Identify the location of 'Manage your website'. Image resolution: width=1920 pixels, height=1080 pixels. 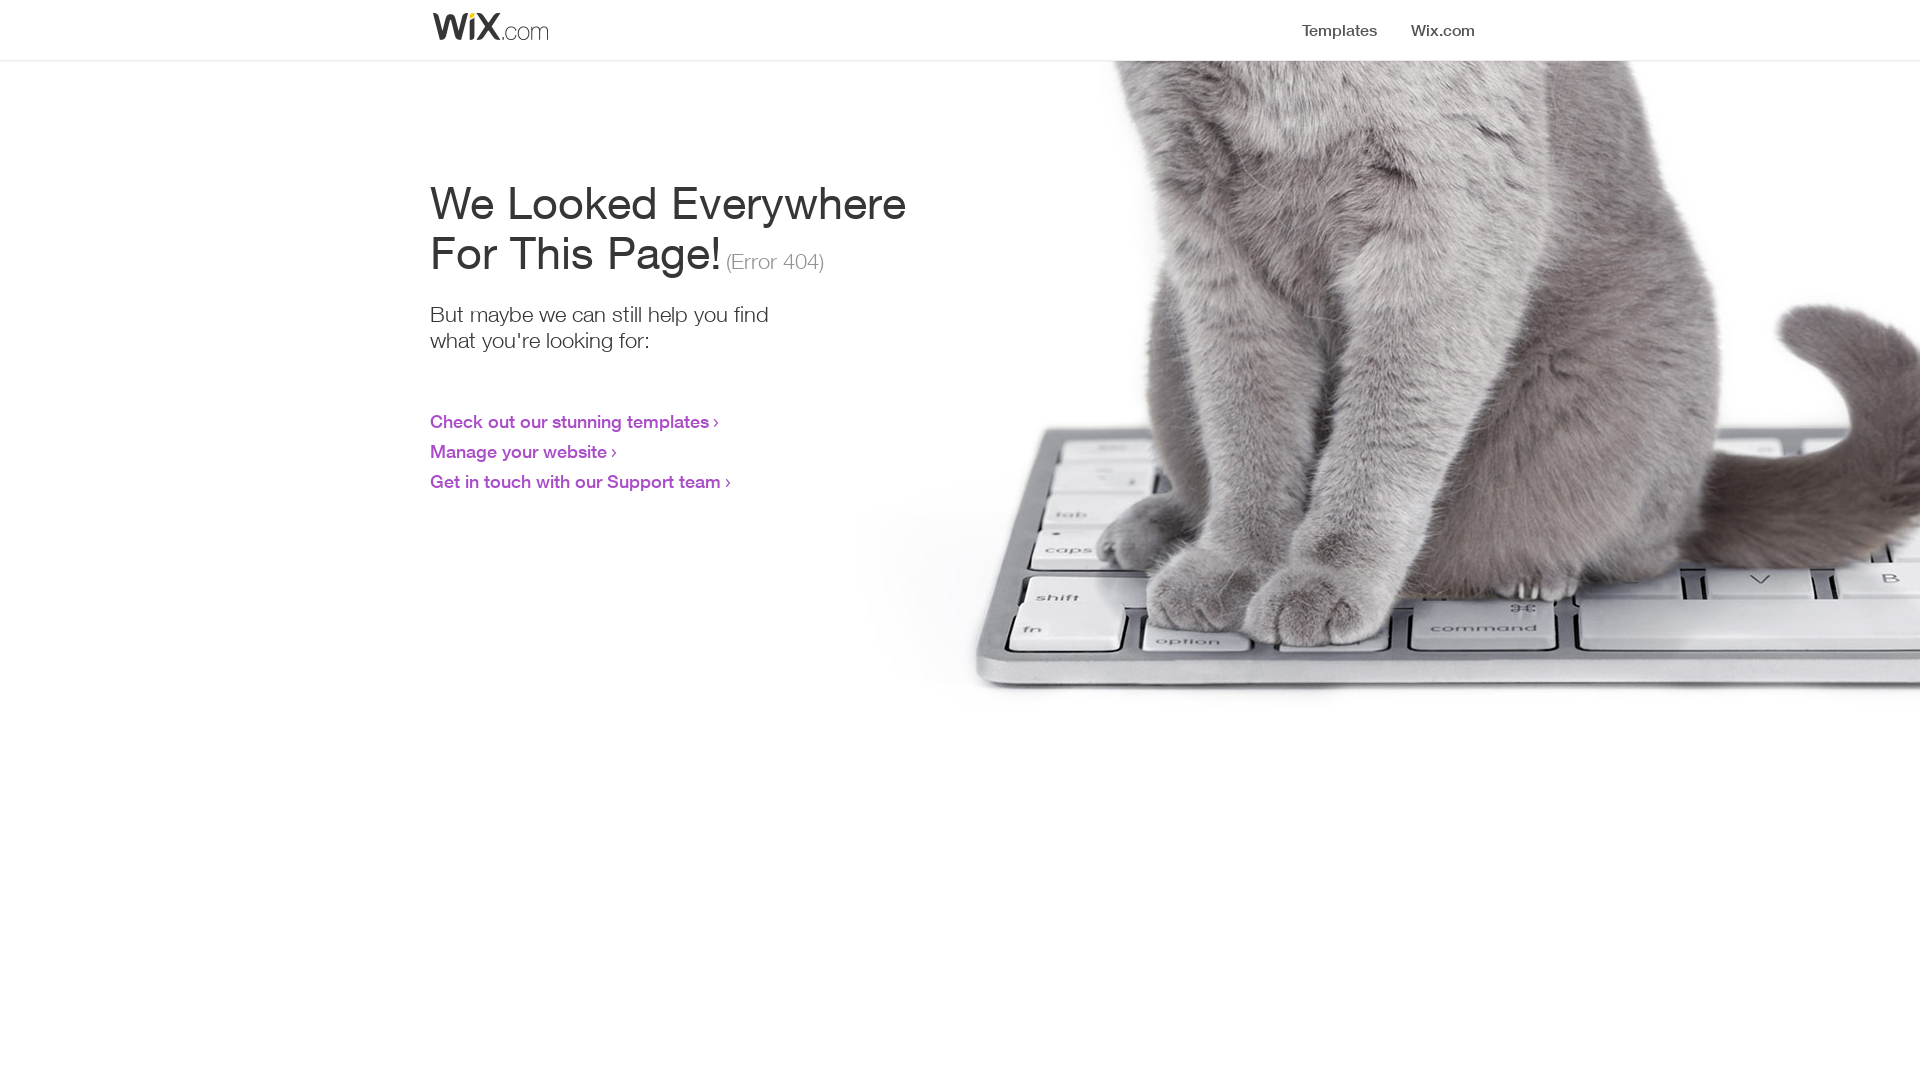
(518, 451).